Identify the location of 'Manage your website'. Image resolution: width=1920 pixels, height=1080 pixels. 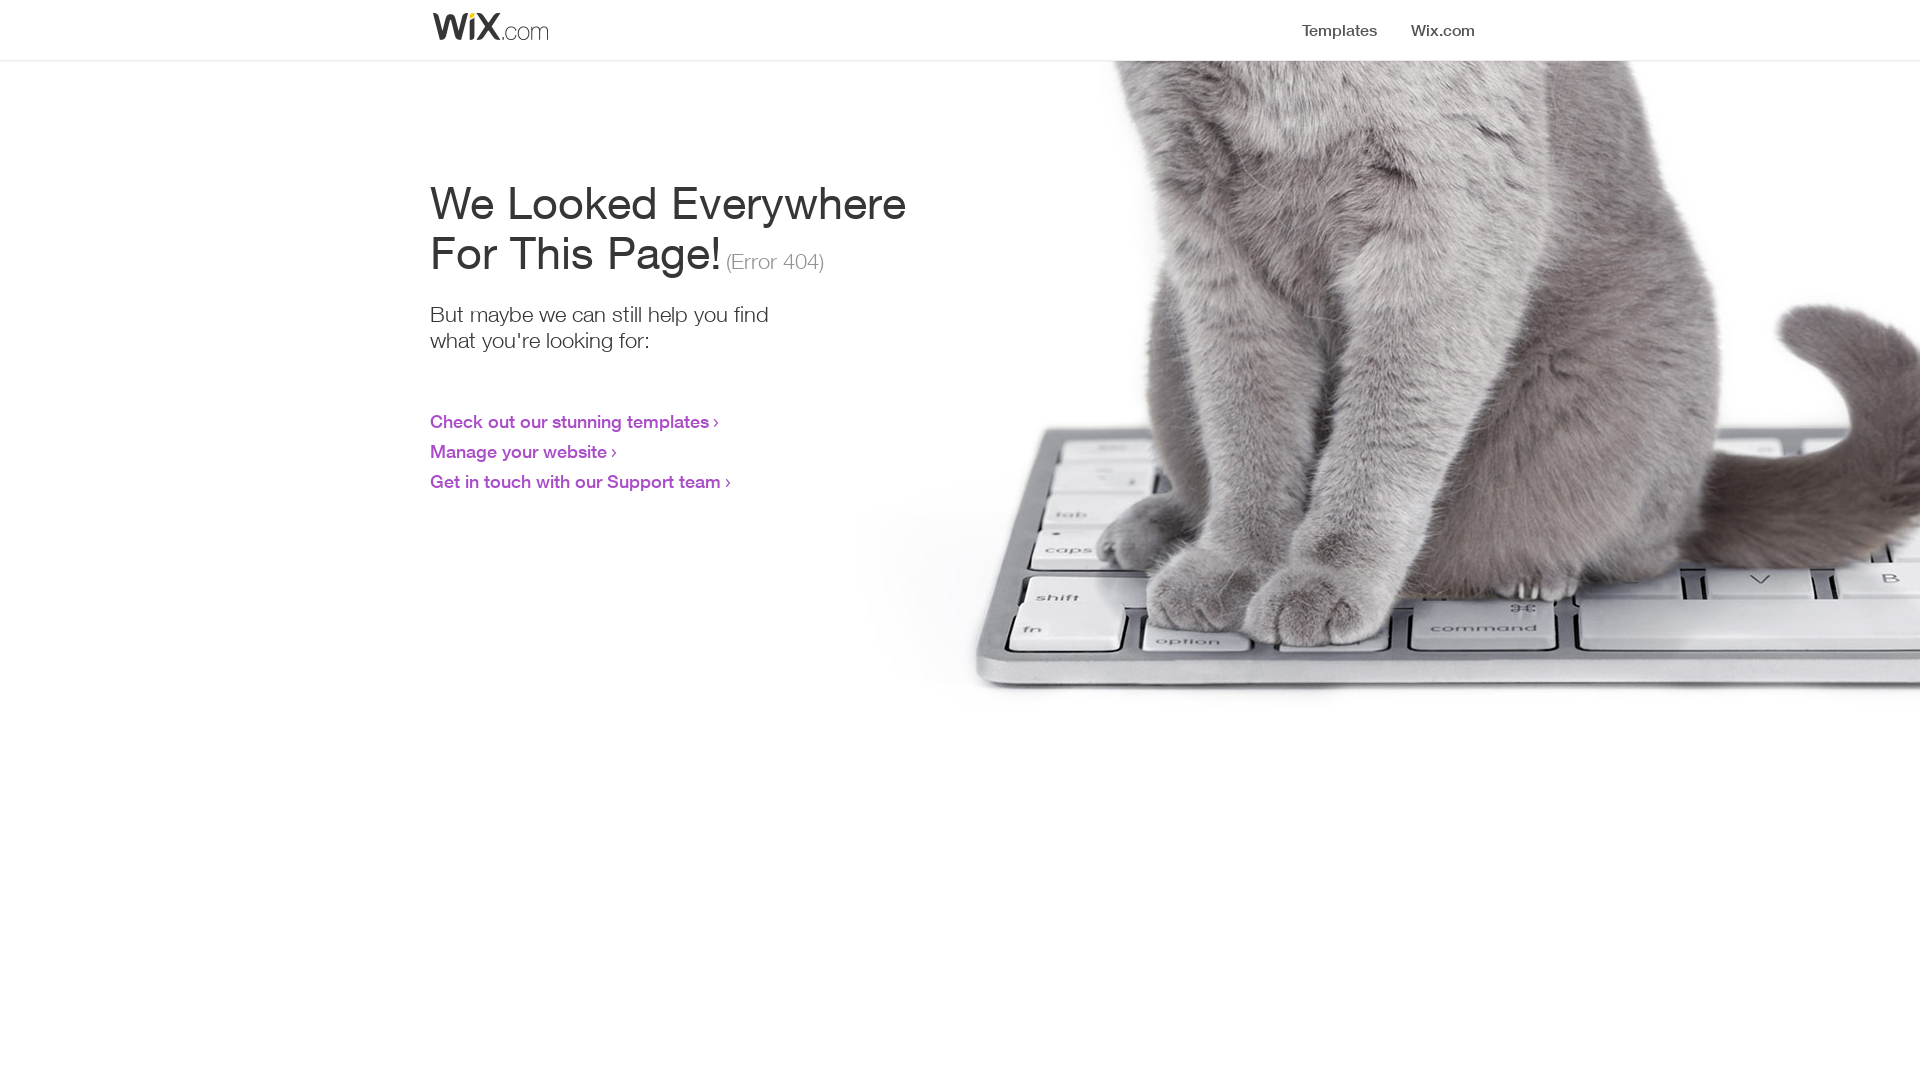
(518, 451).